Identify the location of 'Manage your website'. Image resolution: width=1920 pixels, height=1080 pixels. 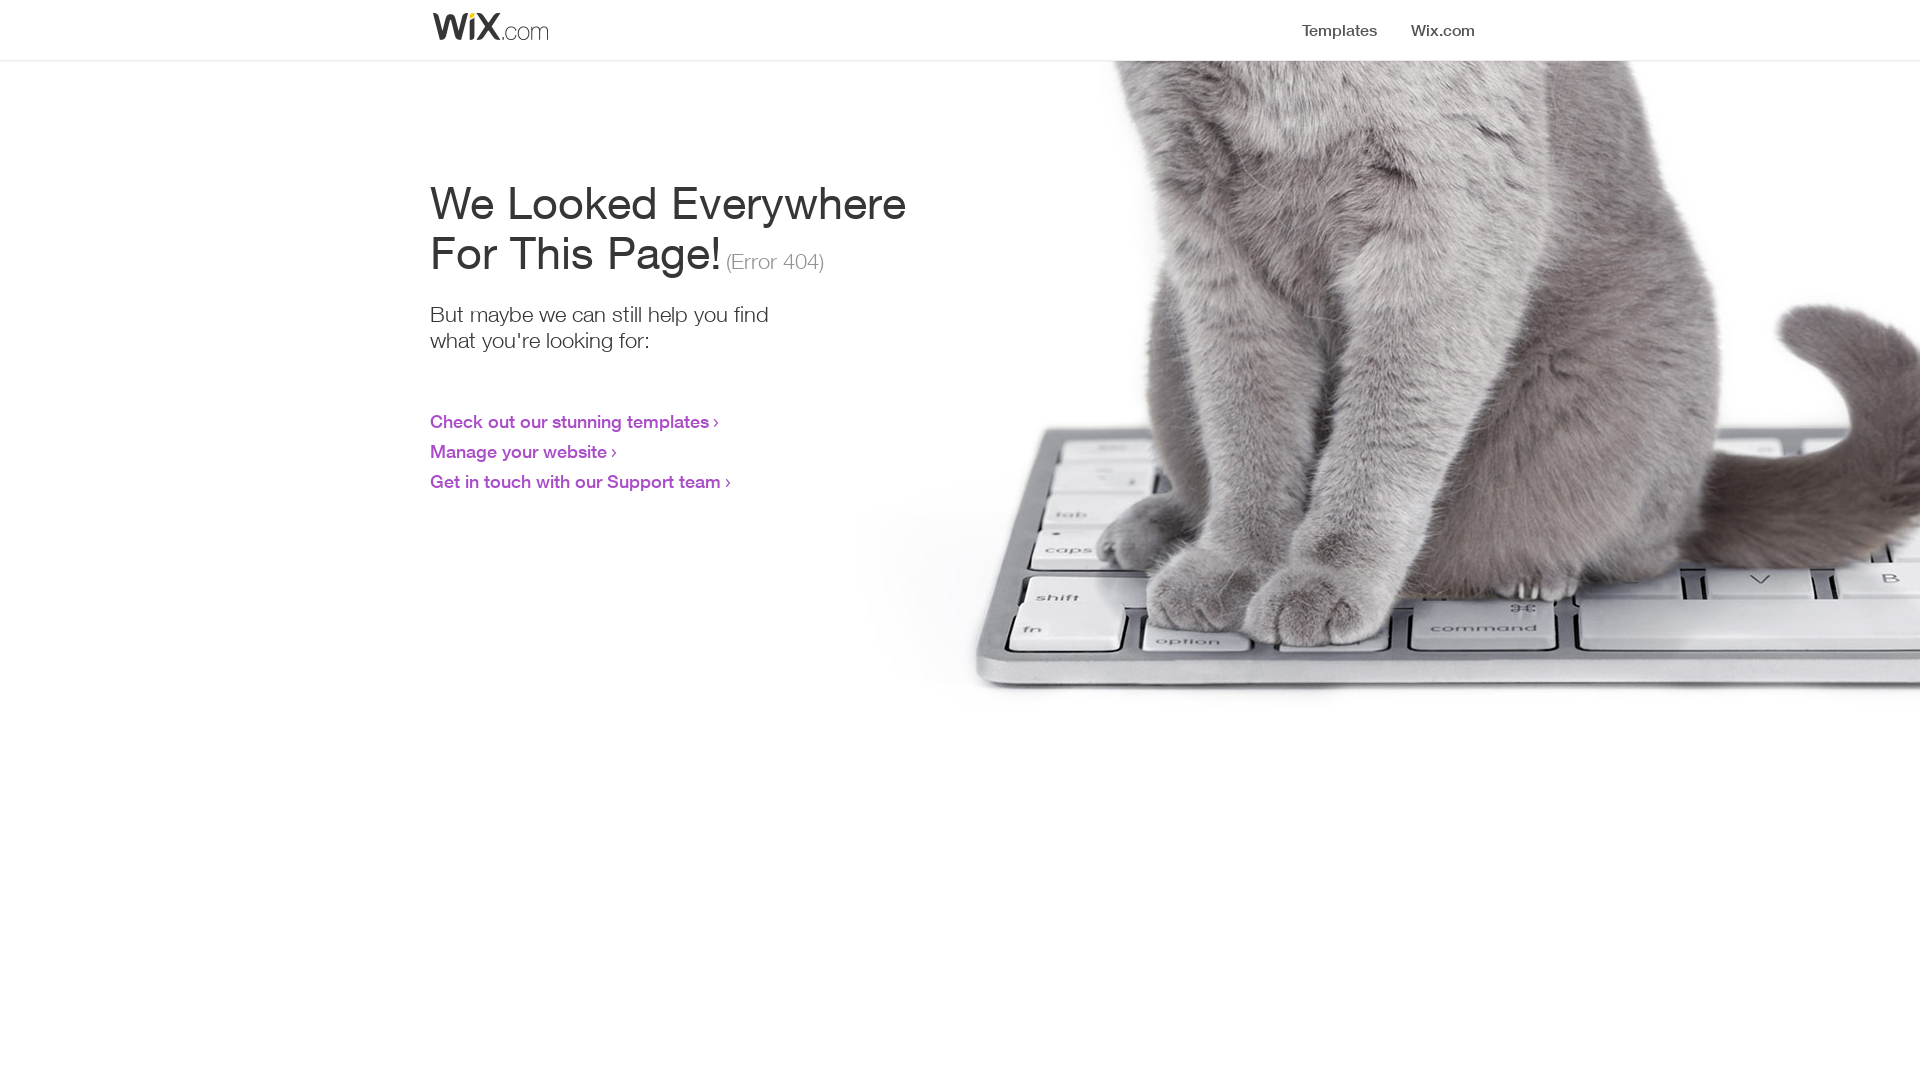
(518, 451).